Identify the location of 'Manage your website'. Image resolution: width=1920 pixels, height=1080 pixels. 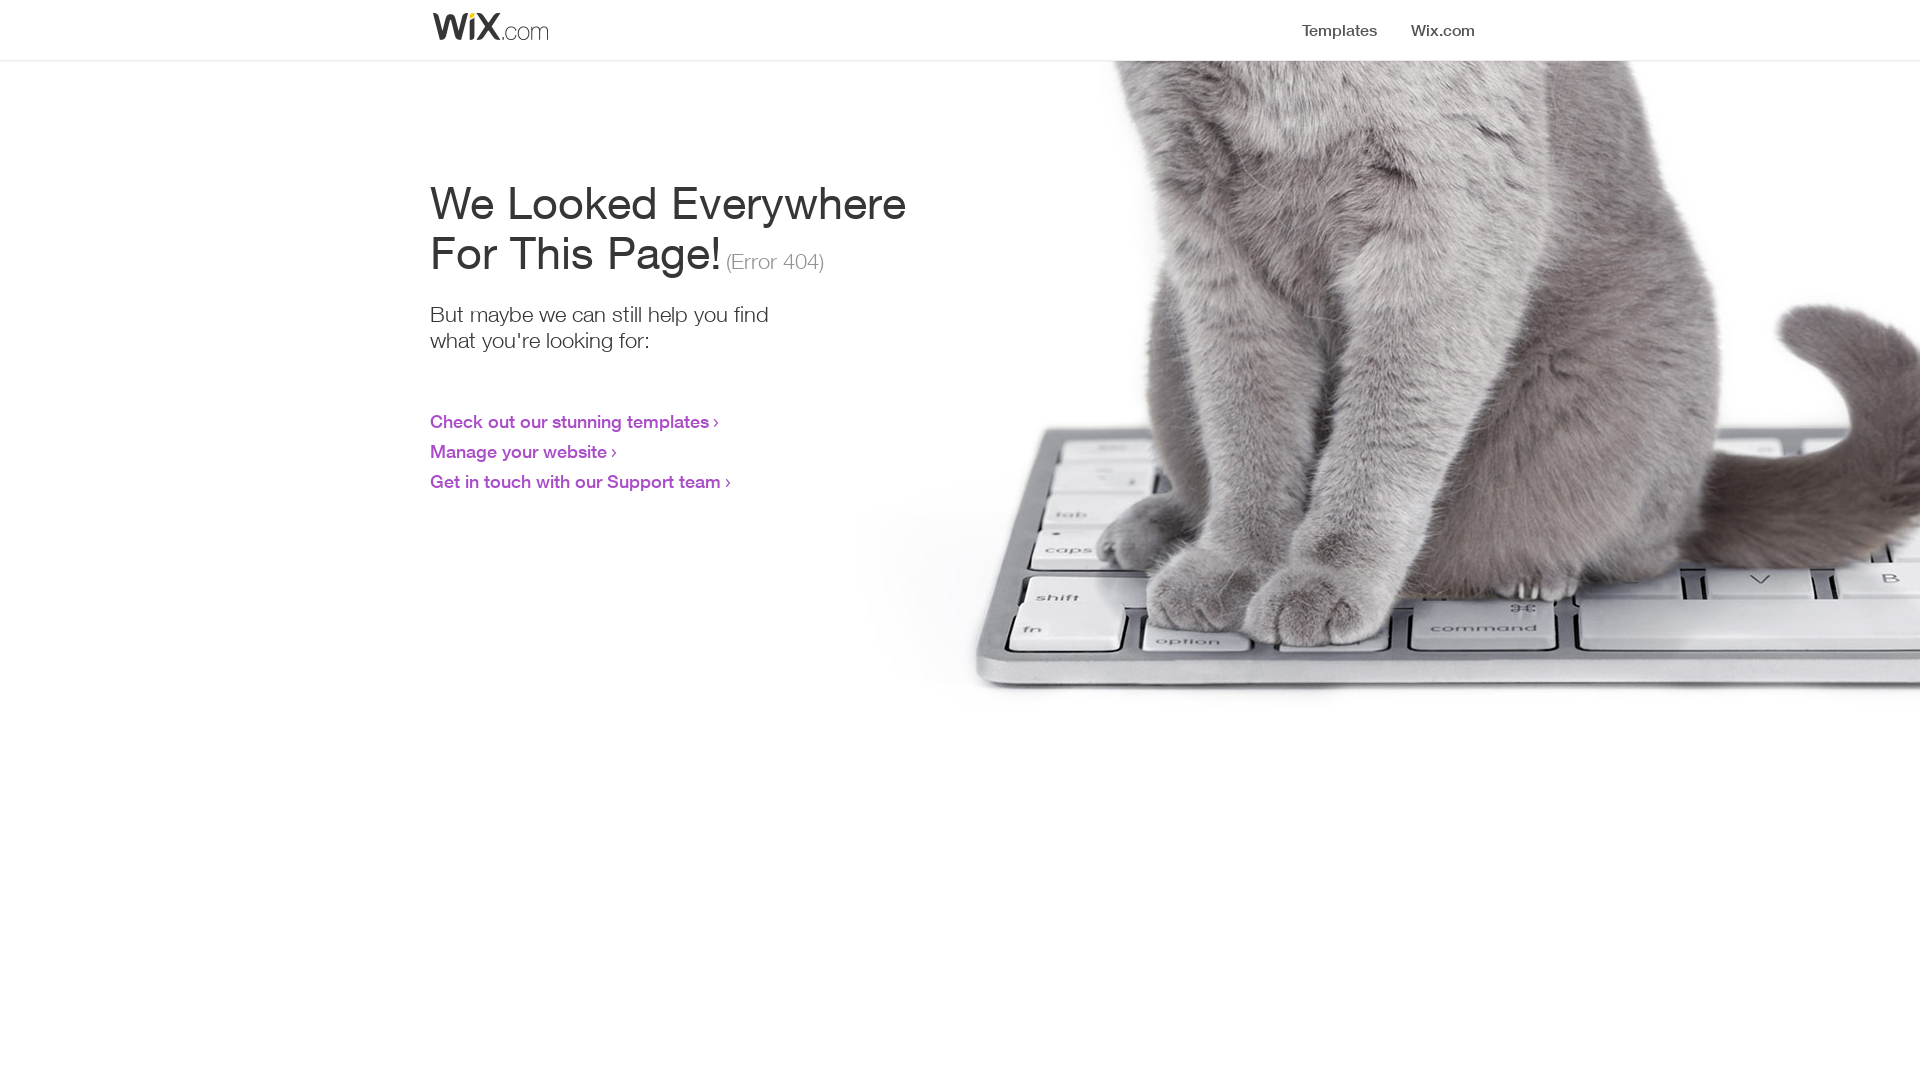
(518, 451).